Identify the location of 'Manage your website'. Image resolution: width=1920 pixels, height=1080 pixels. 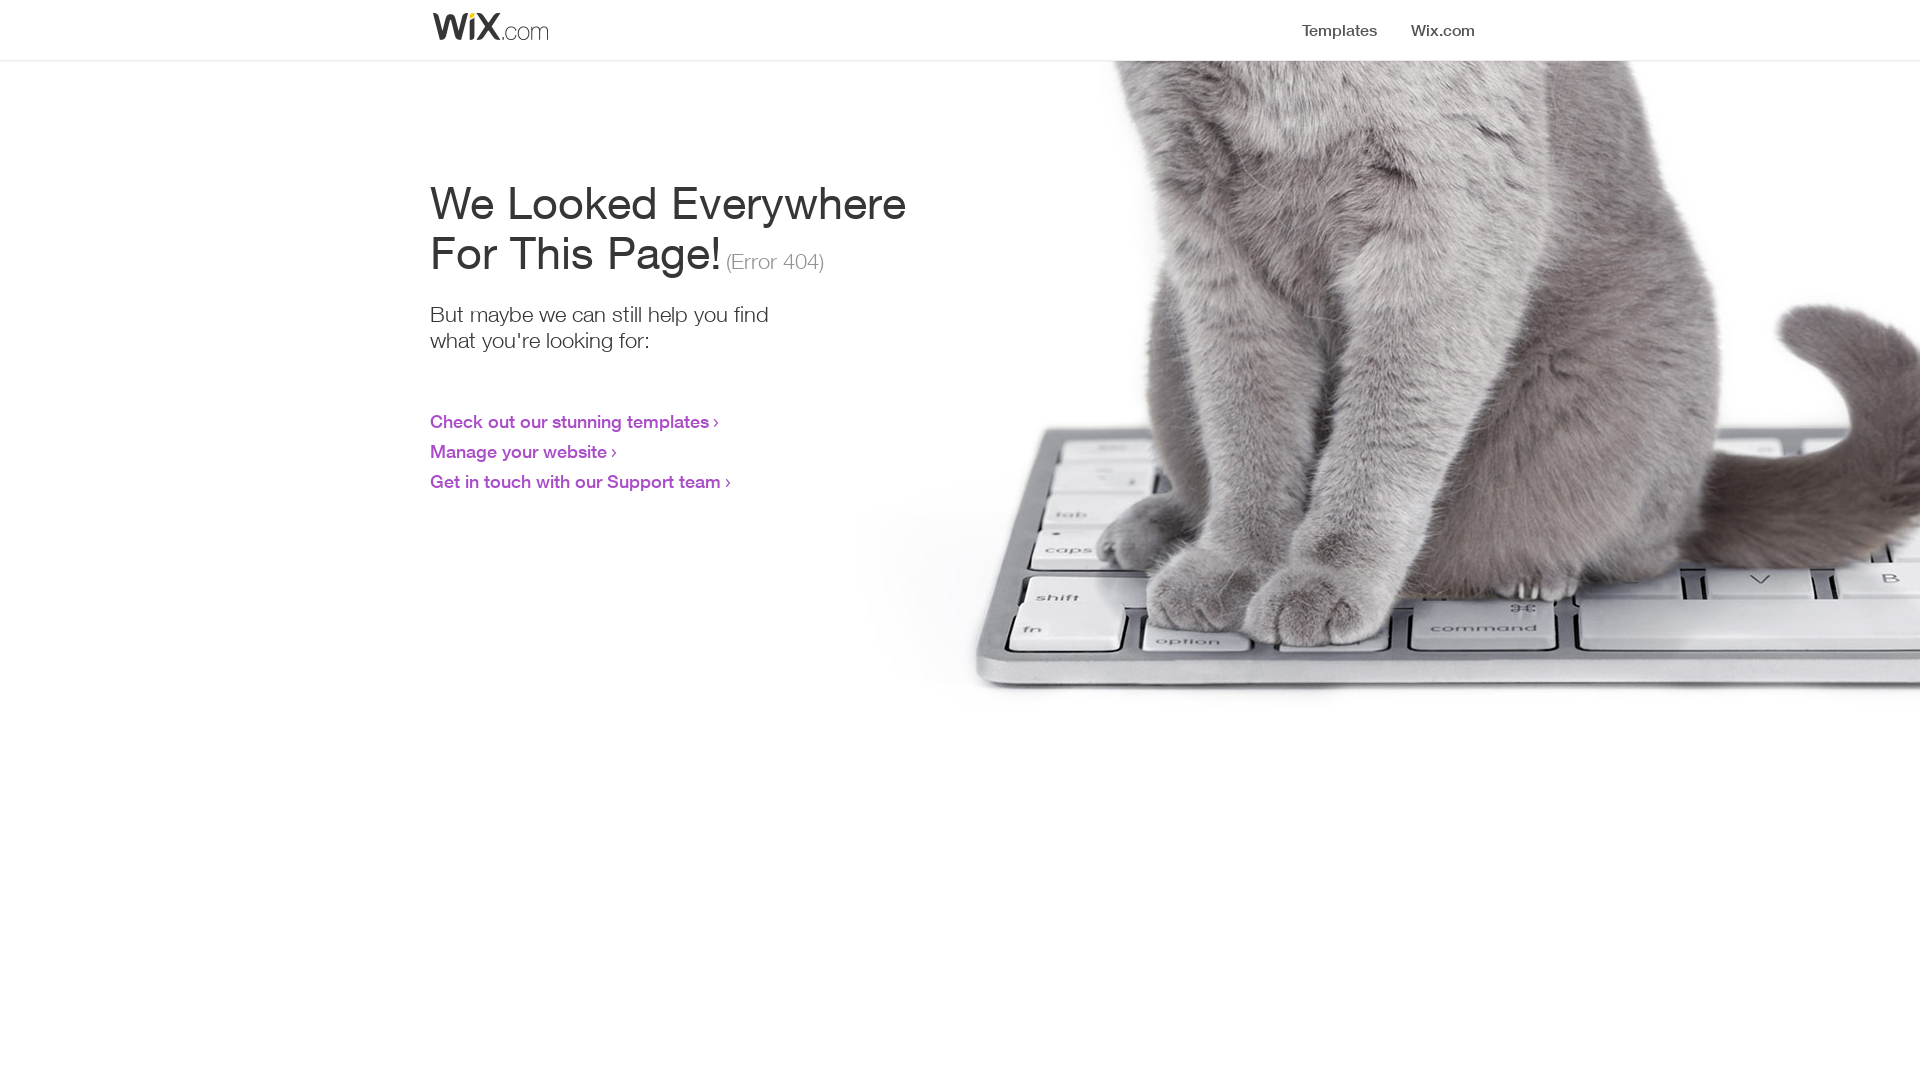
(518, 451).